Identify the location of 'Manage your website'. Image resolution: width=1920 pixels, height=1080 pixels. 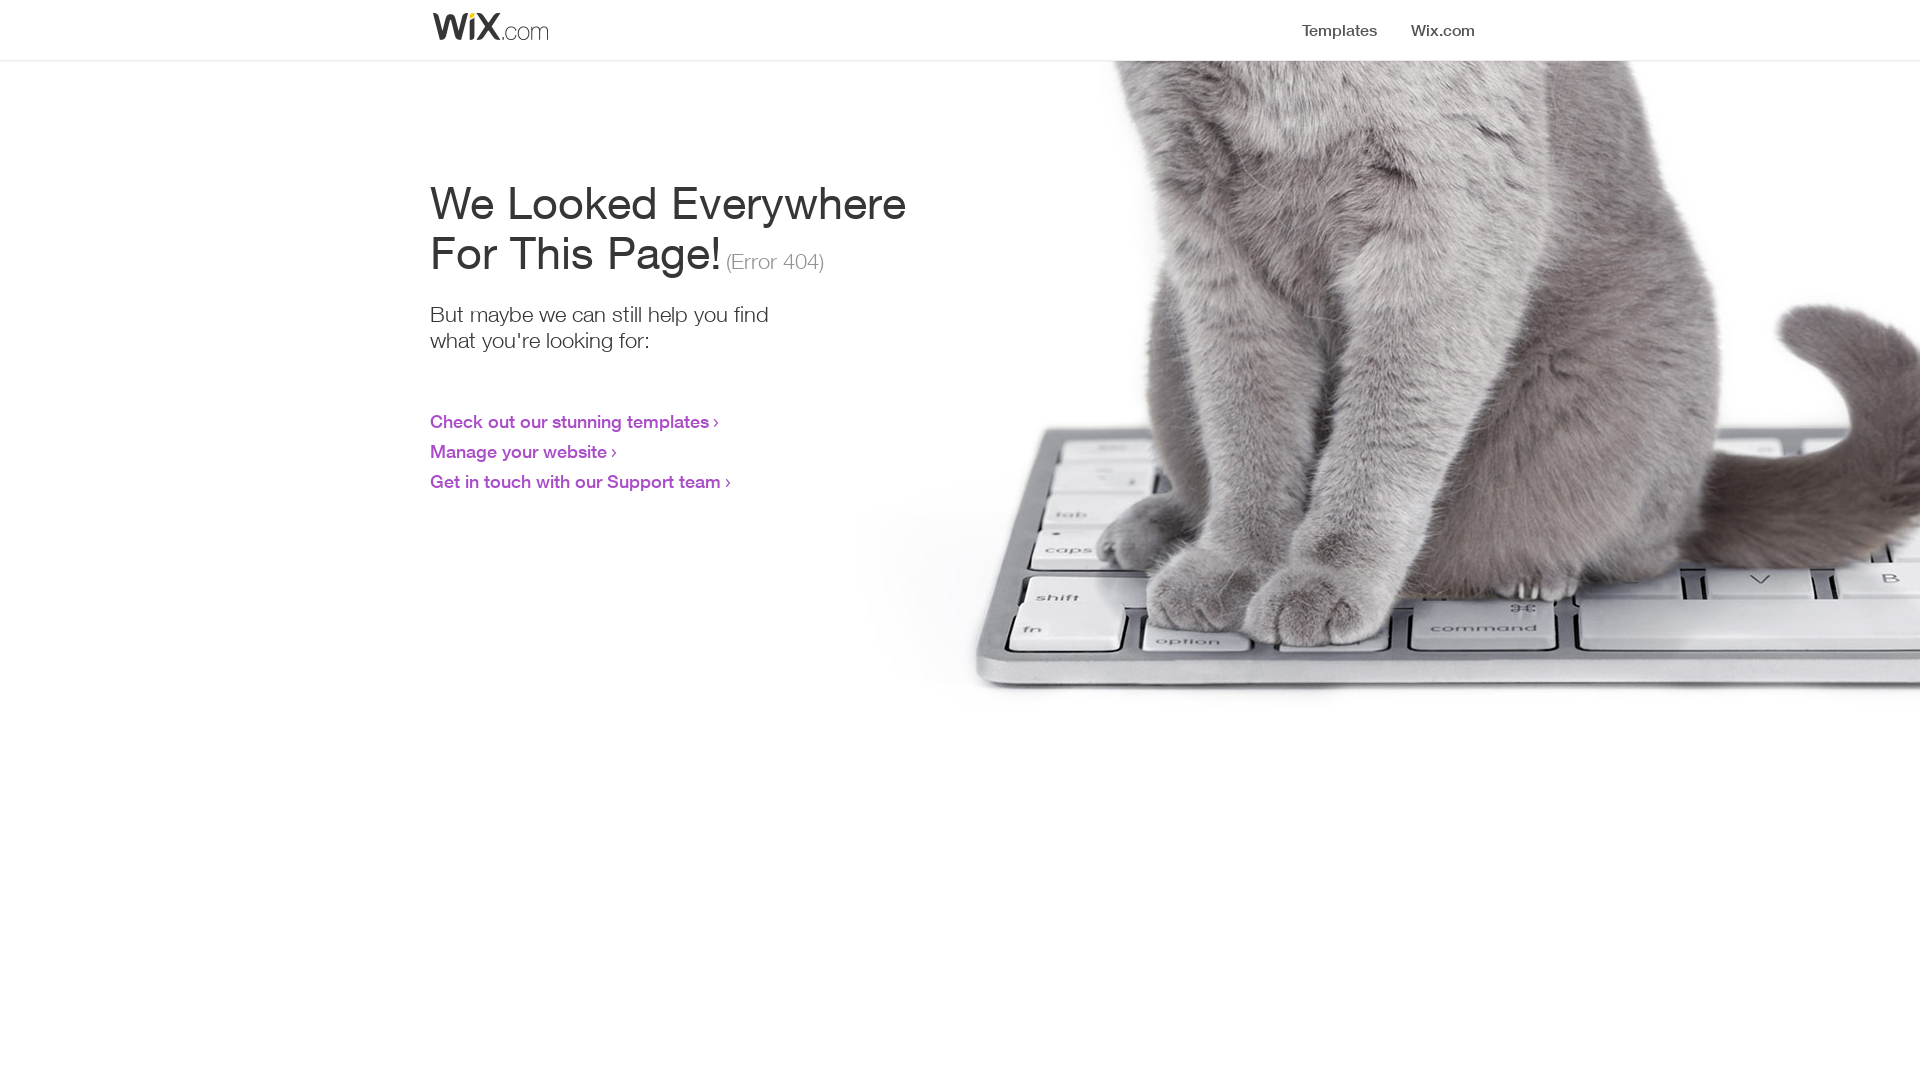
(518, 451).